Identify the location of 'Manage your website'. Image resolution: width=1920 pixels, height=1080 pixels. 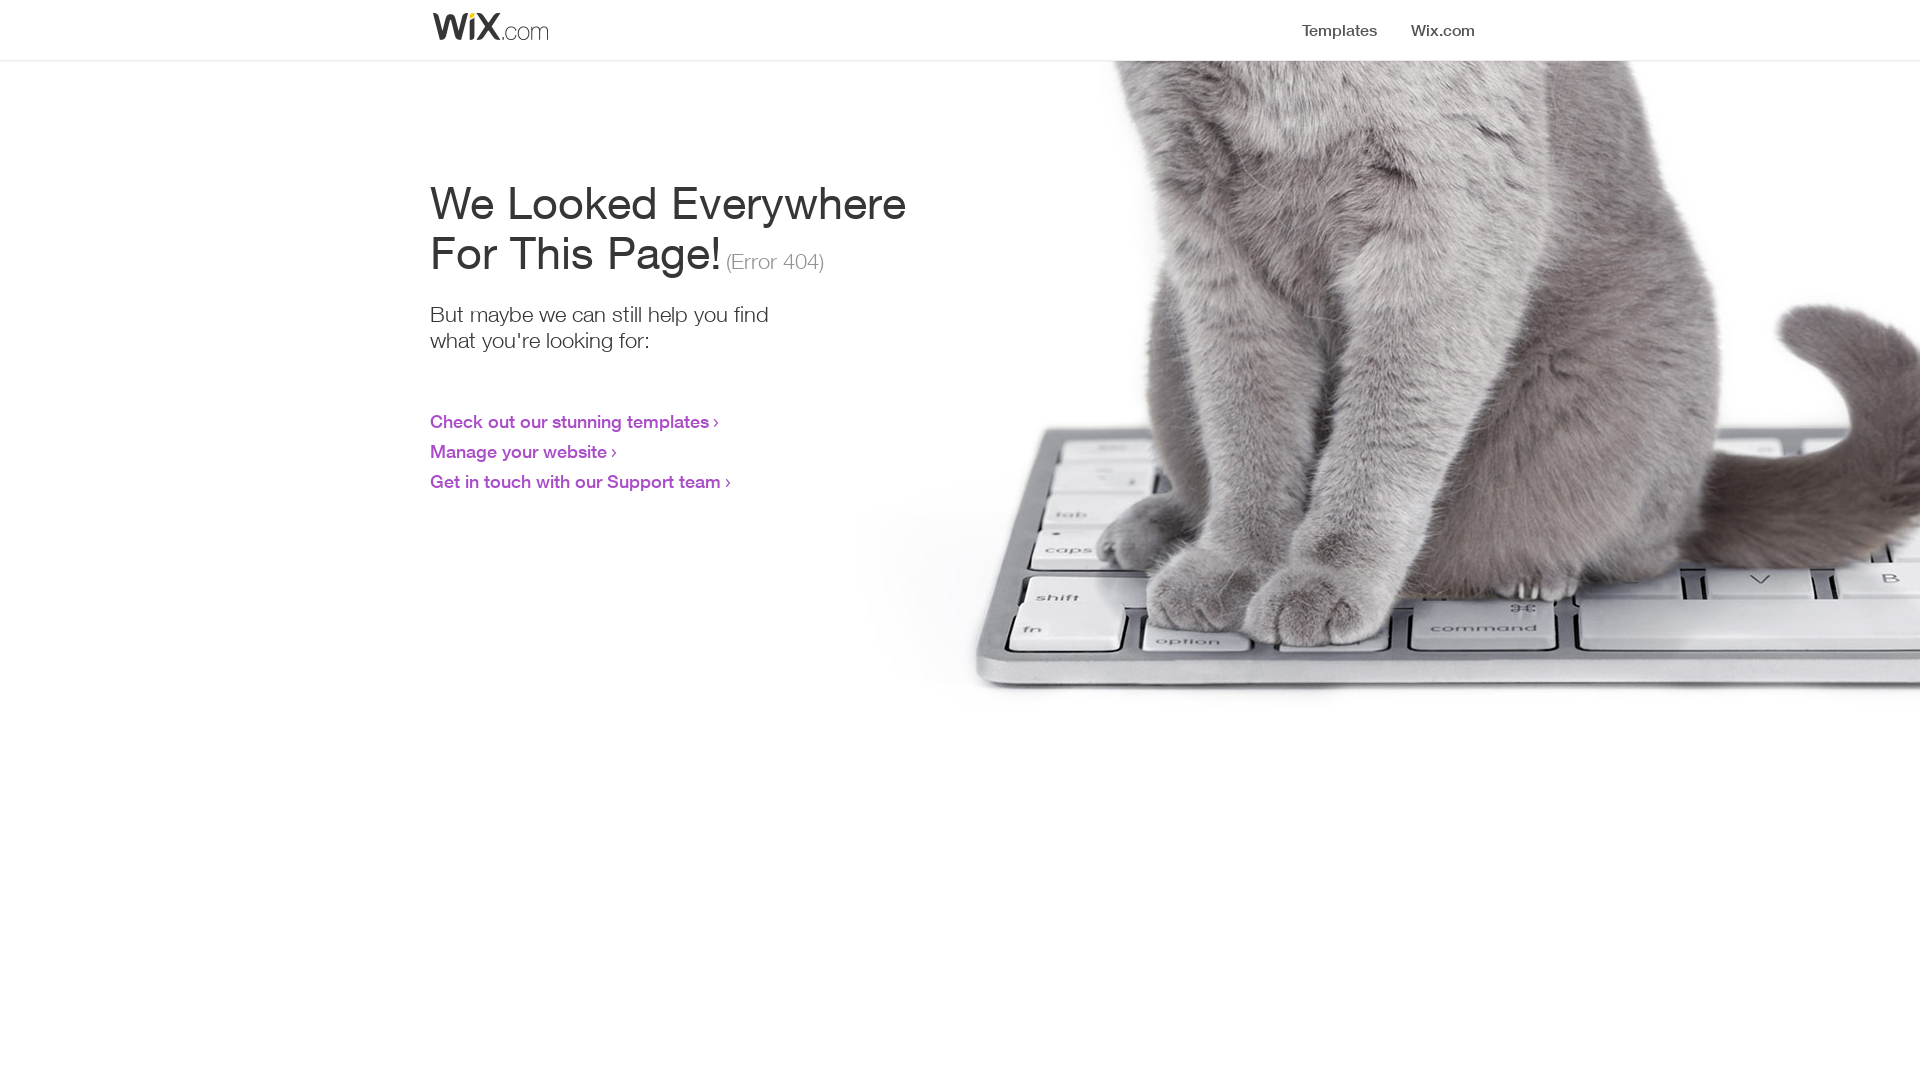
(518, 451).